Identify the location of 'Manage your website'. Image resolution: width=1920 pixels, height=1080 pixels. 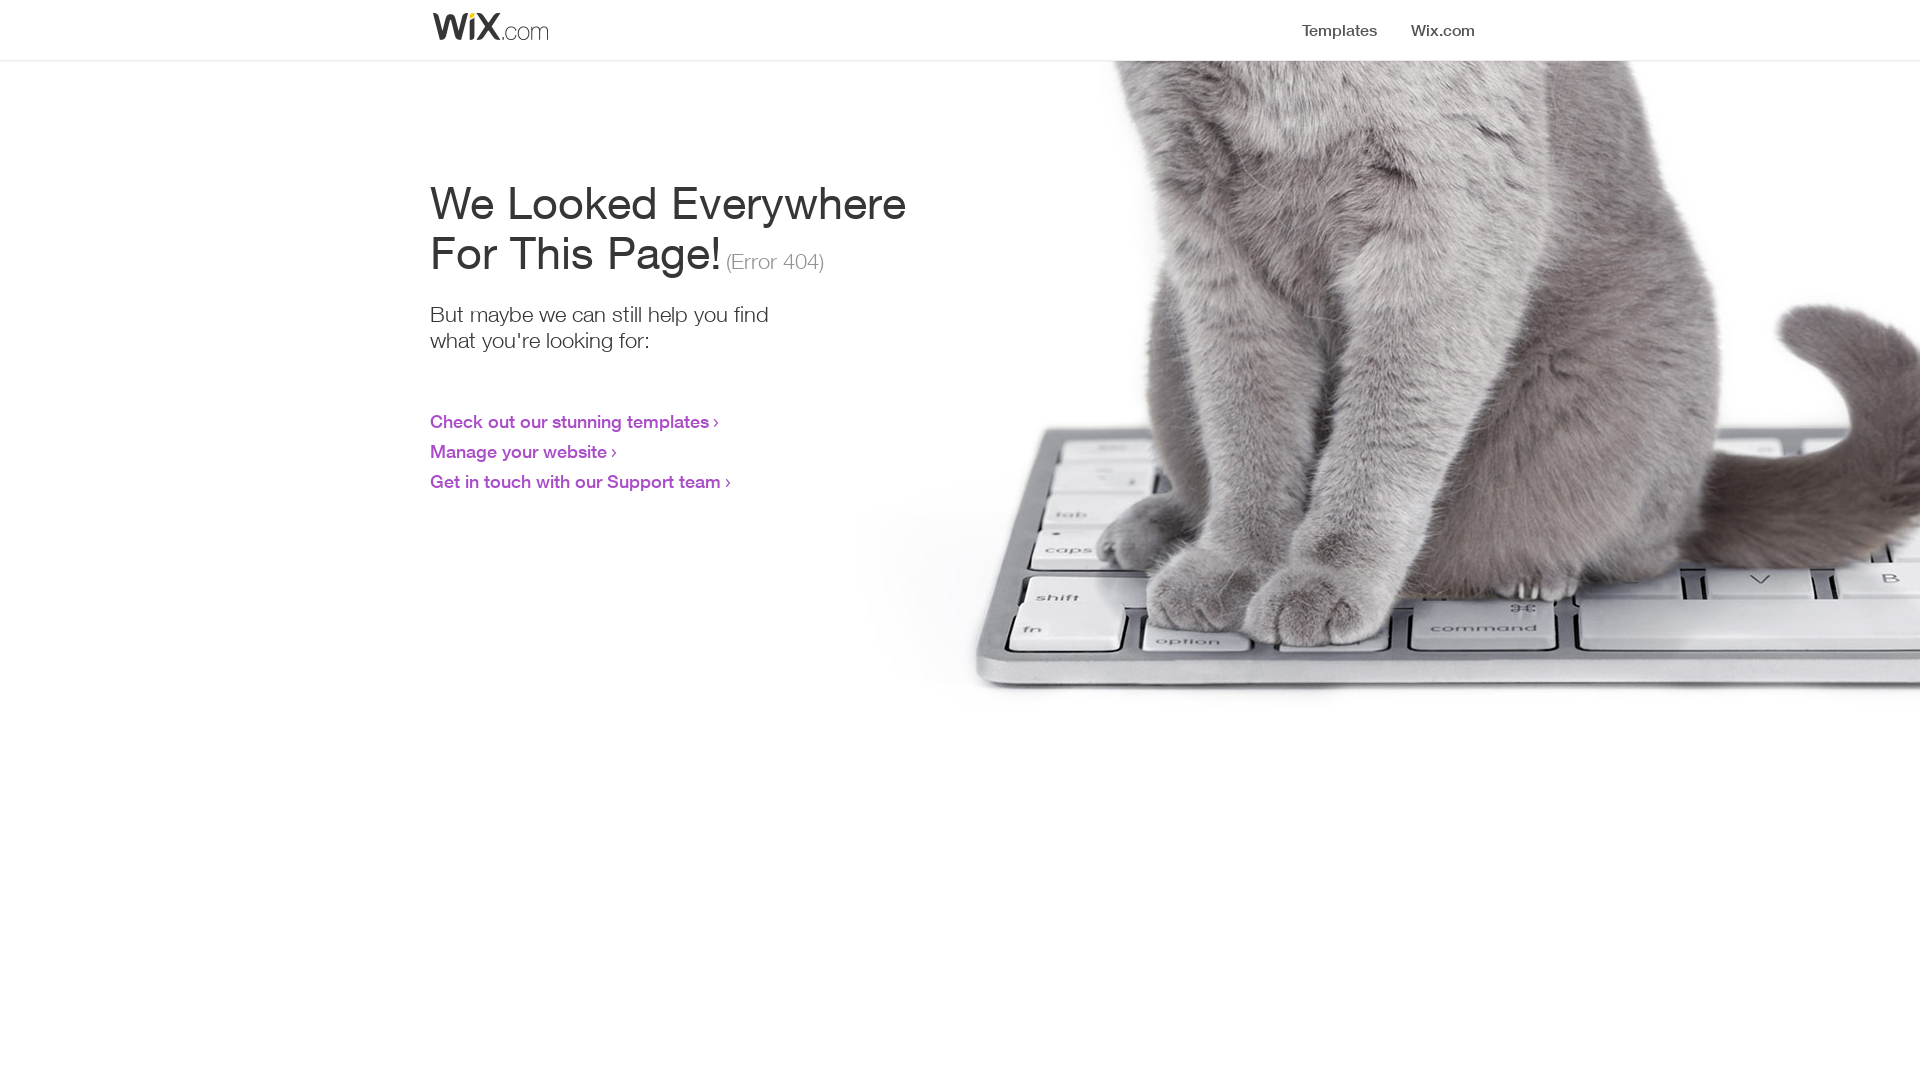
(518, 451).